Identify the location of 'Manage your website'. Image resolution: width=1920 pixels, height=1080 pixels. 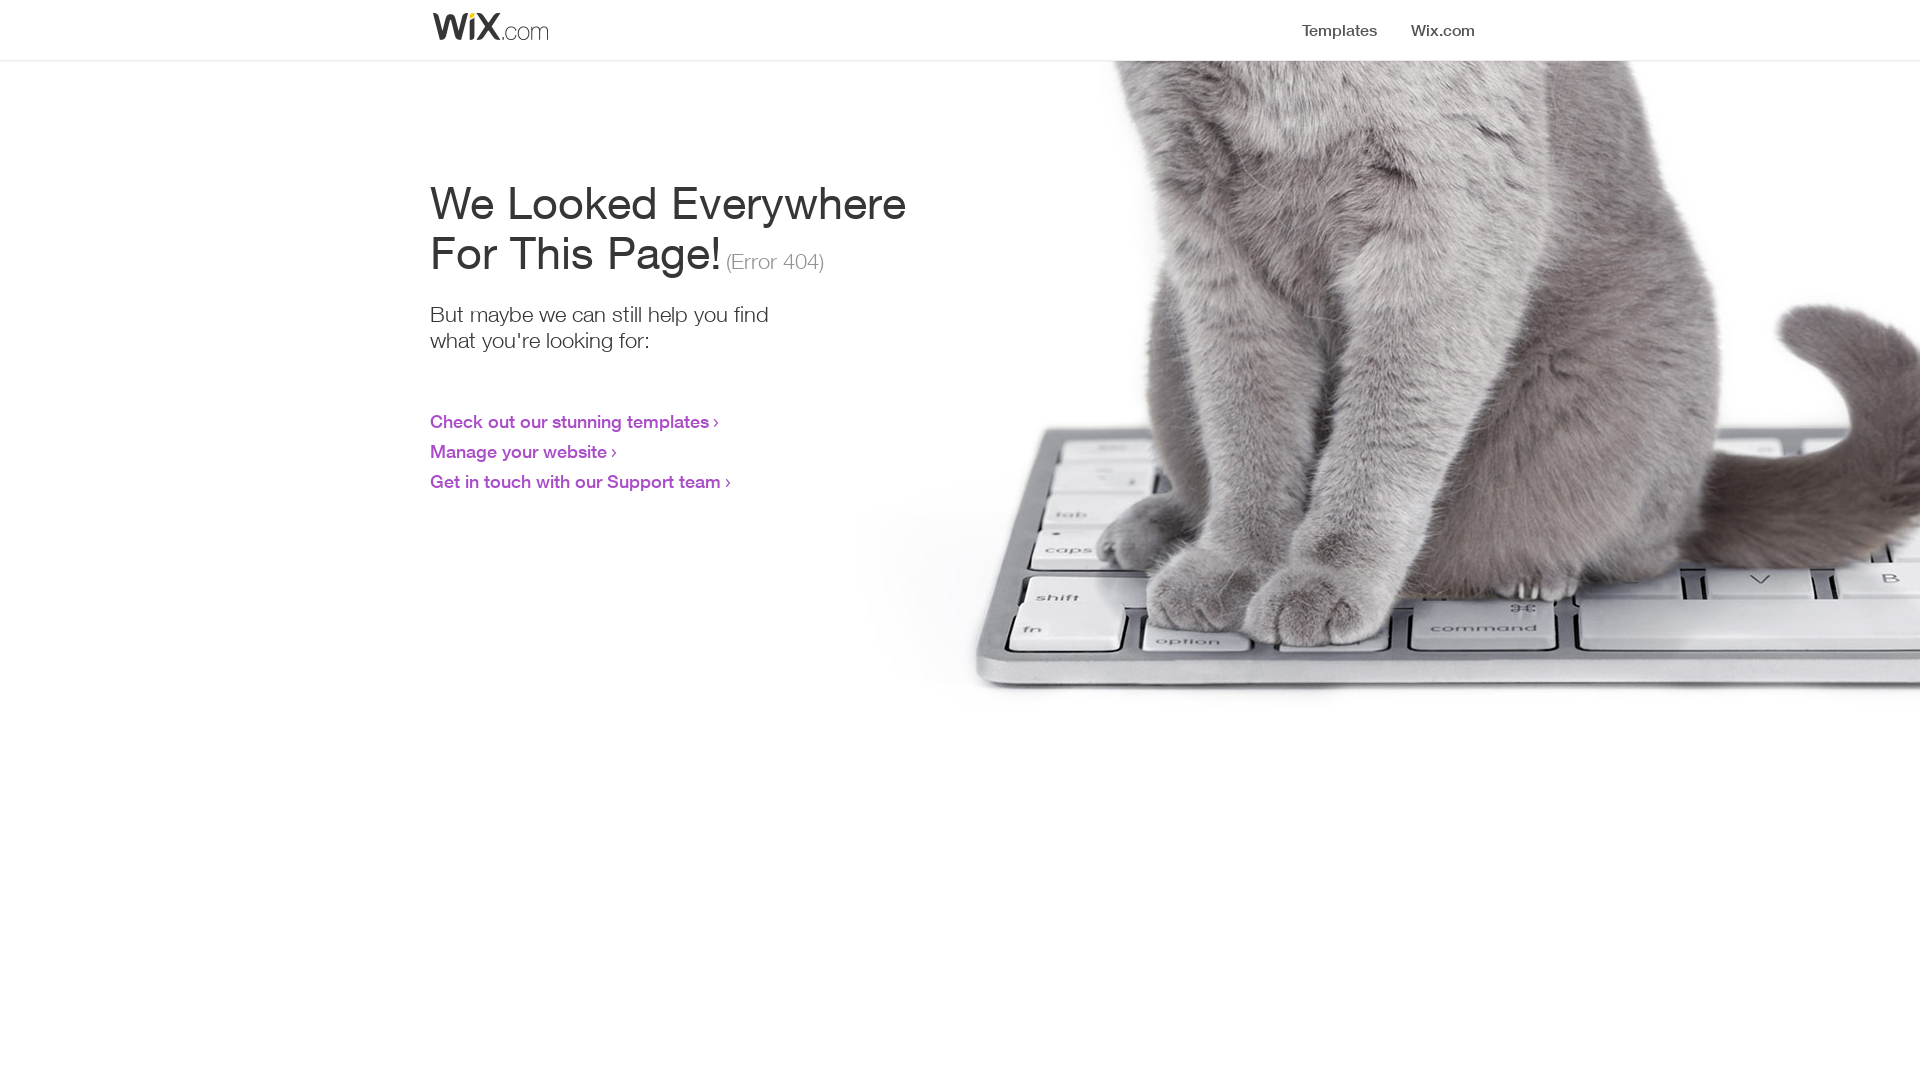
(518, 451).